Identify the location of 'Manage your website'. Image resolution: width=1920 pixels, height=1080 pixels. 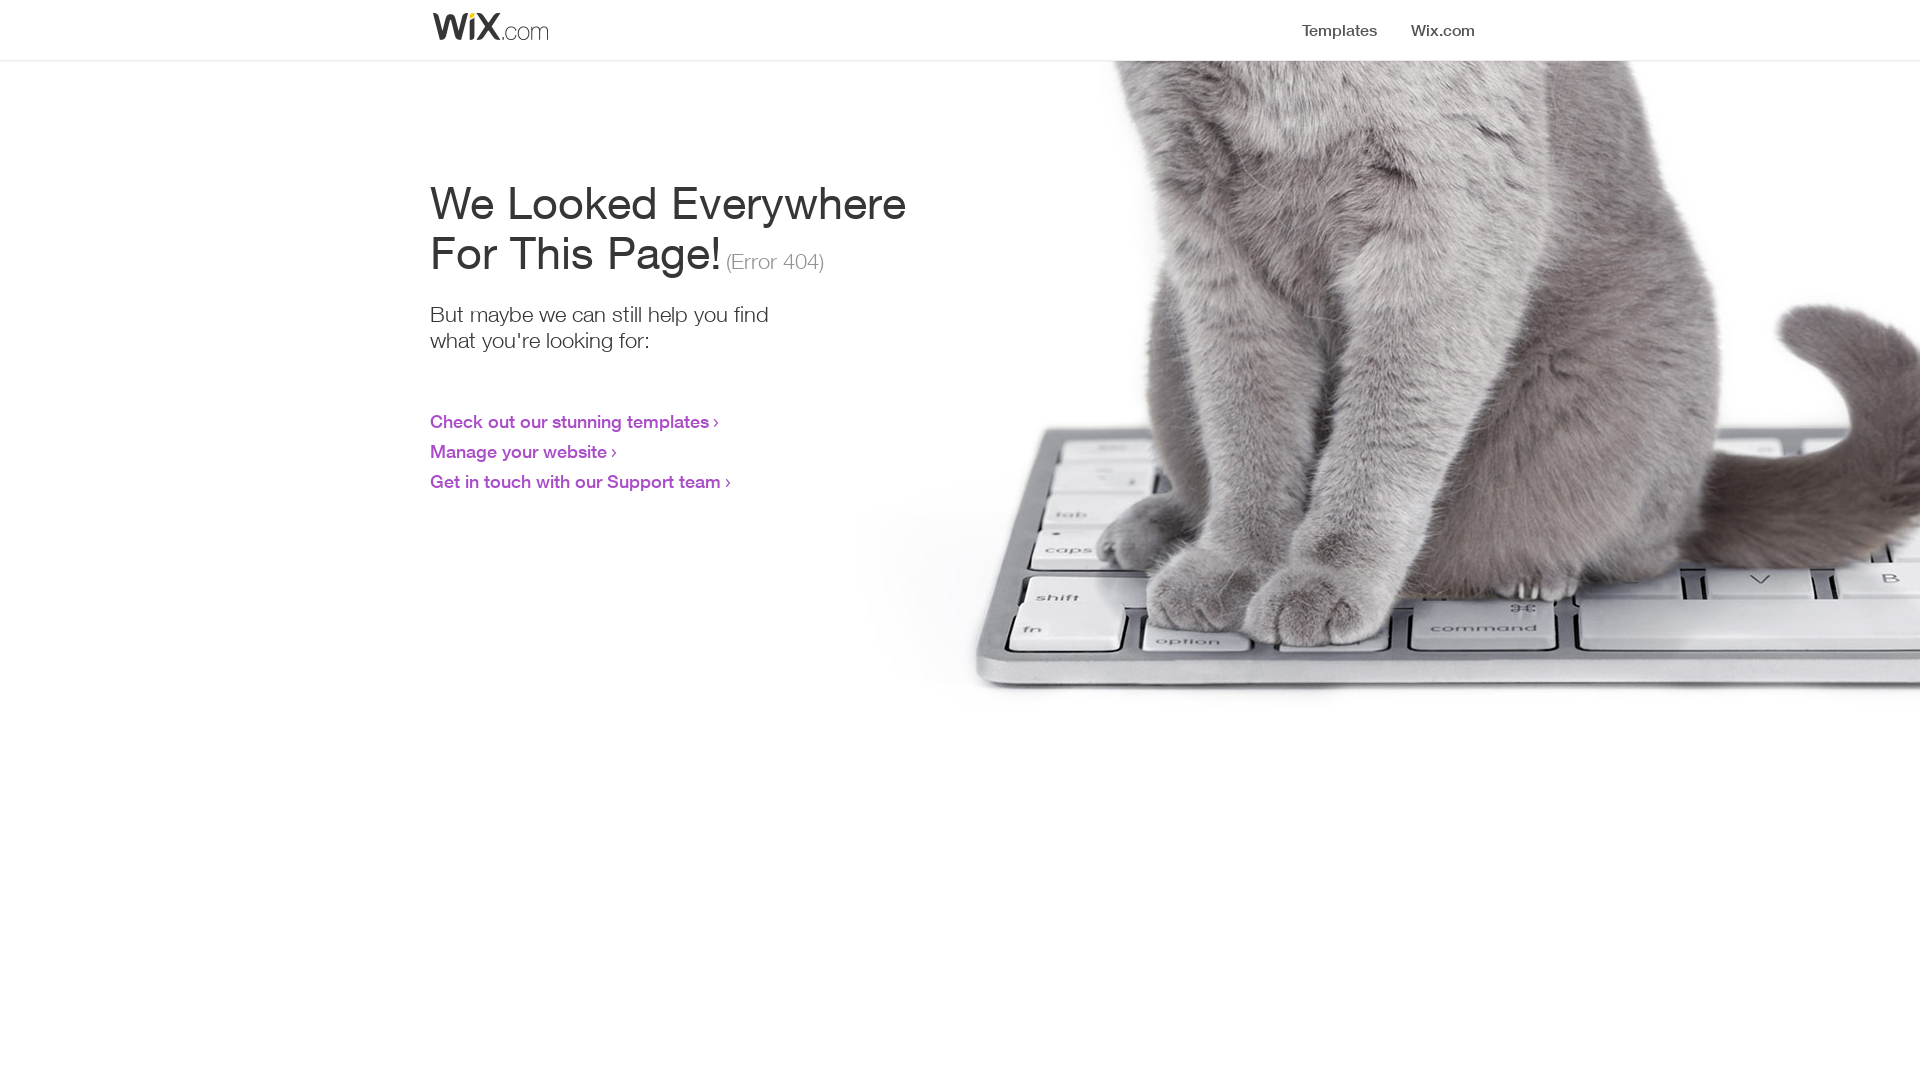
(518, 451).